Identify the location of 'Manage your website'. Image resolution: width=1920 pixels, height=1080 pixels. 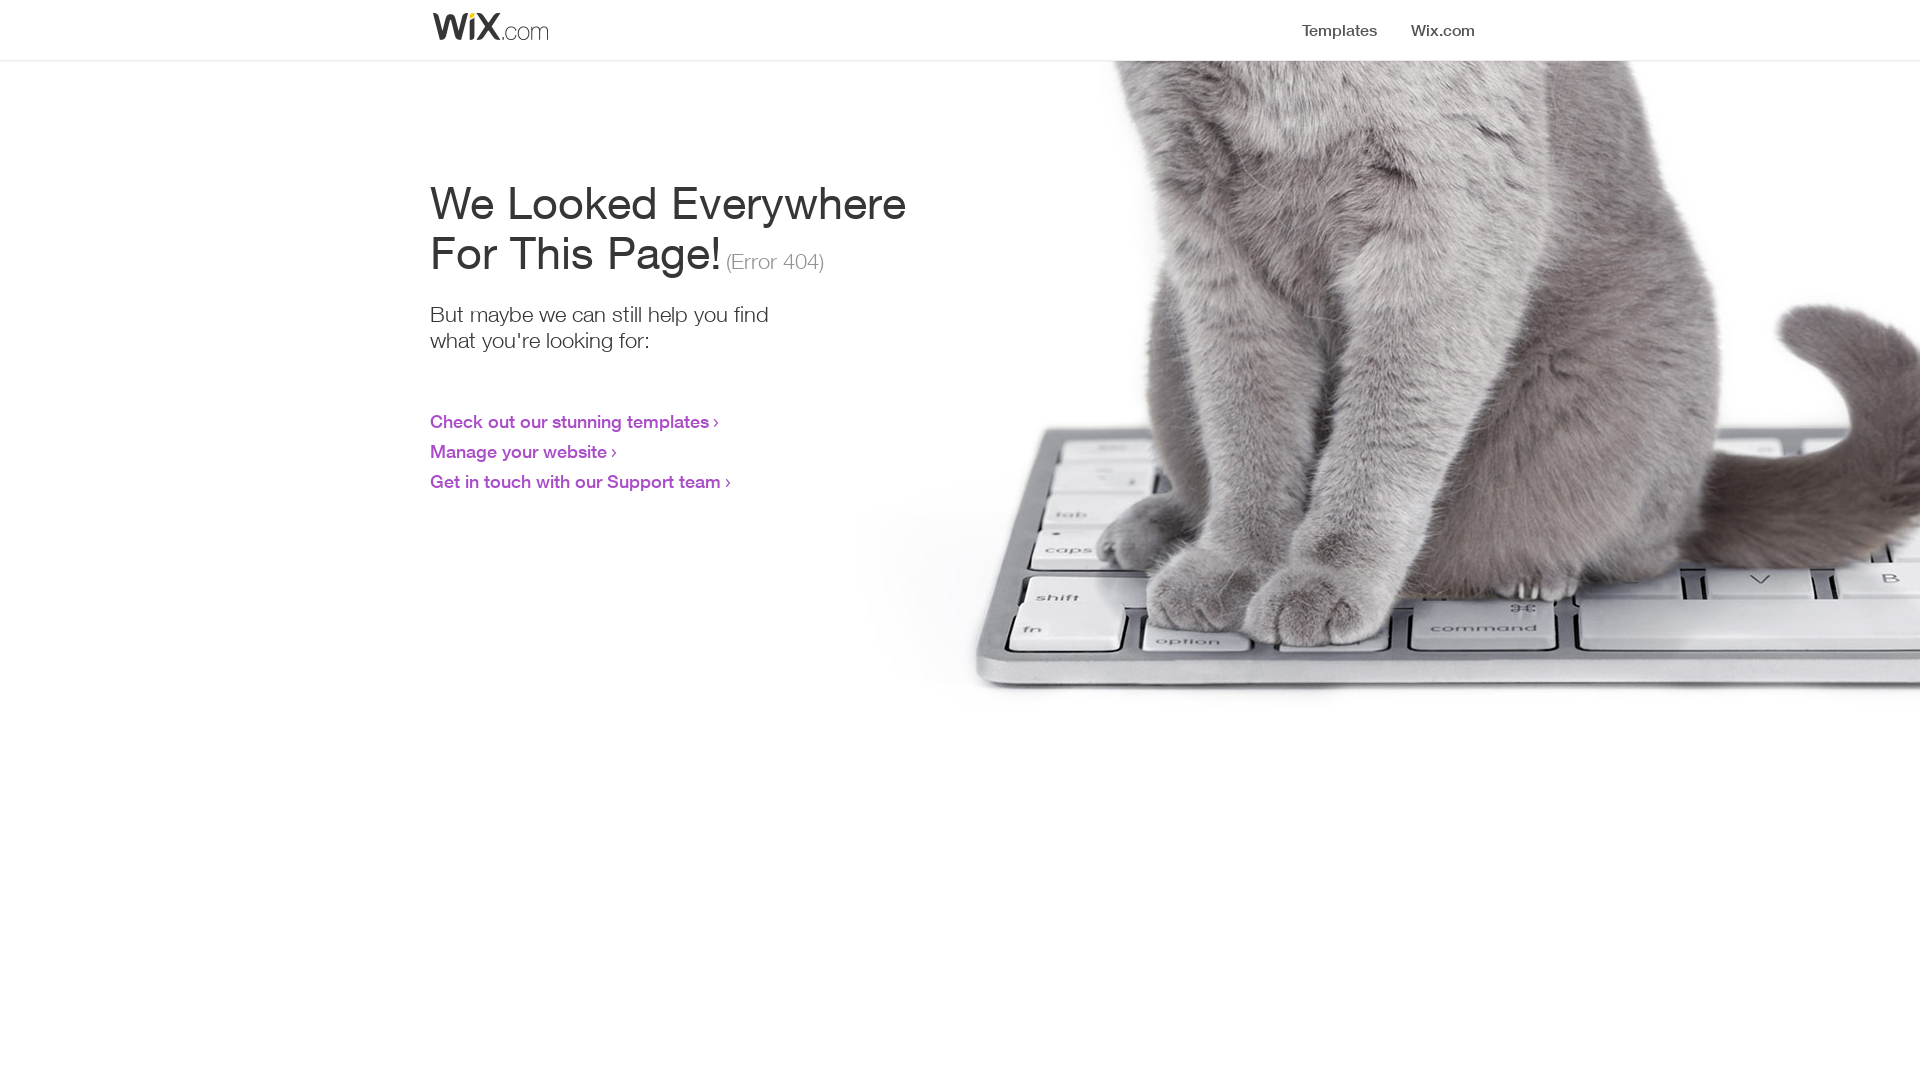
(518, 451).